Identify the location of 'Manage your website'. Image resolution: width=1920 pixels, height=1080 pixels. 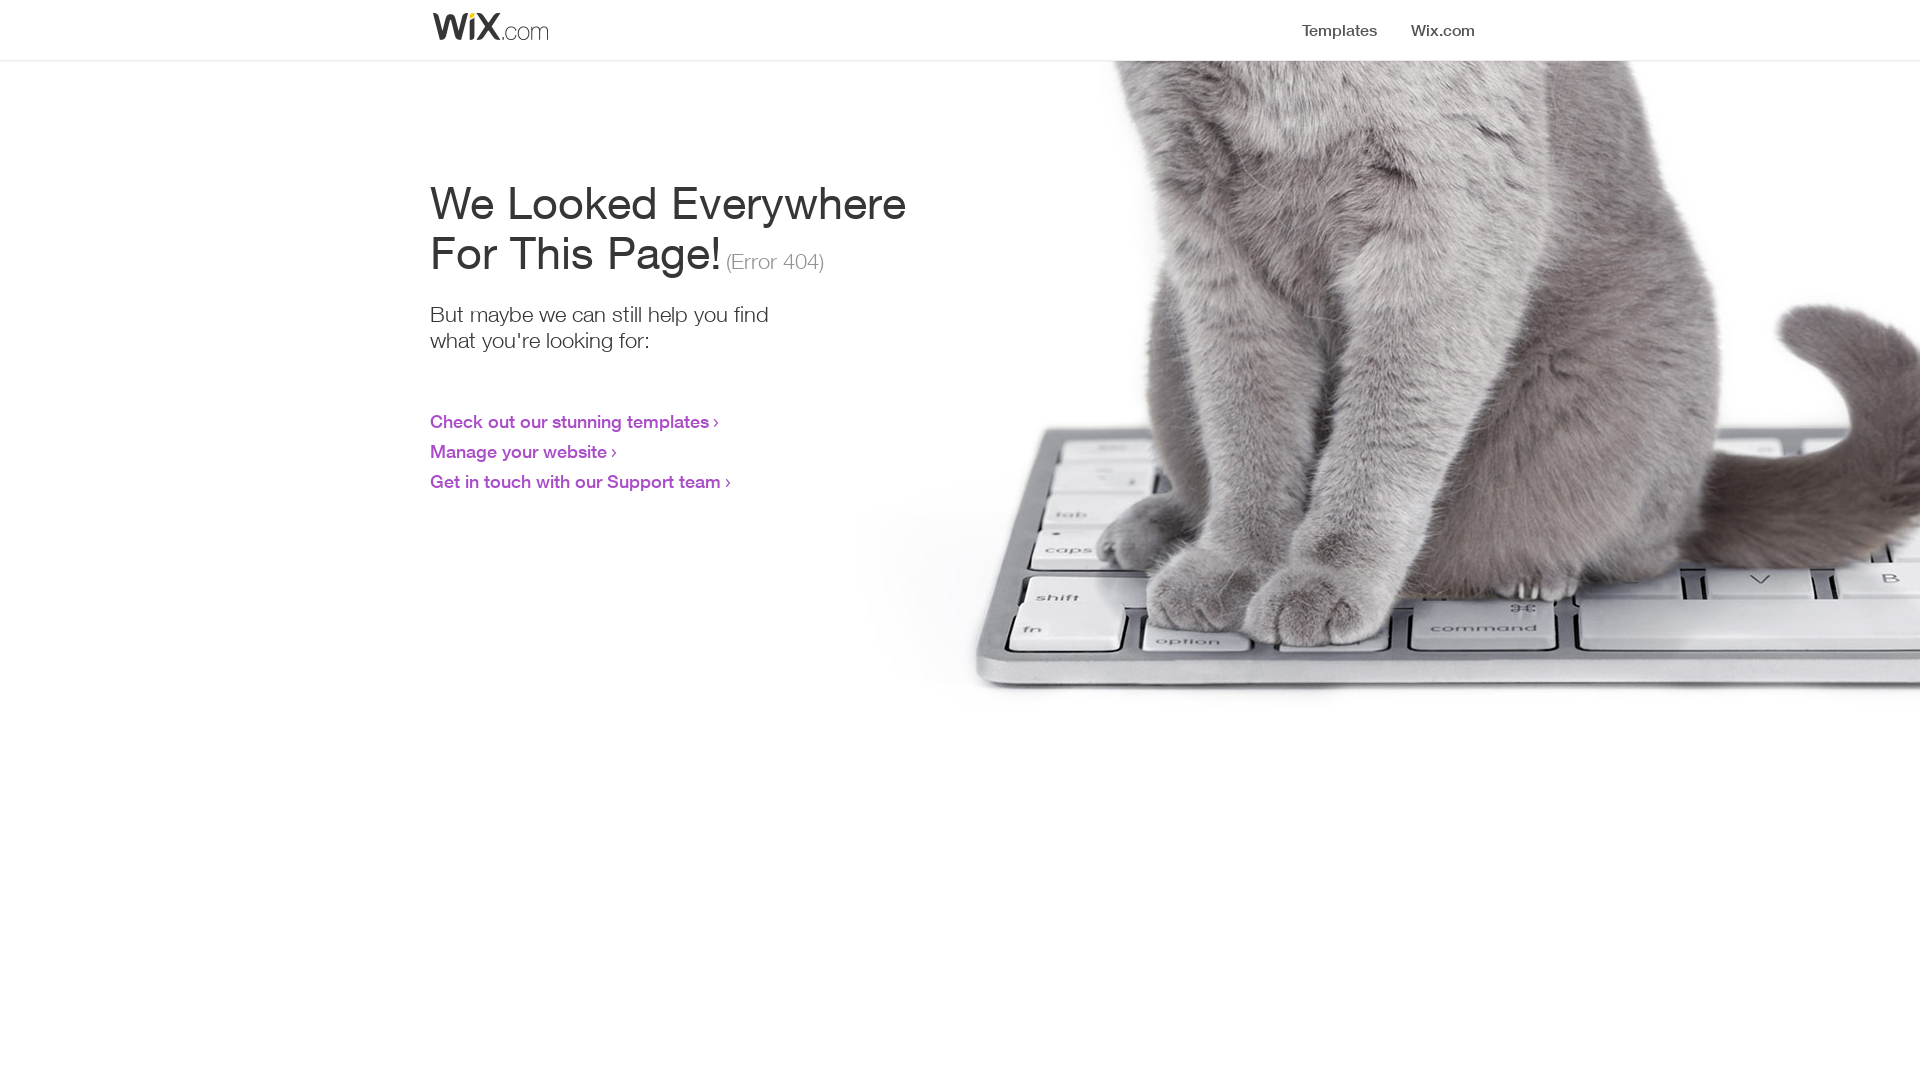
(518, 451).